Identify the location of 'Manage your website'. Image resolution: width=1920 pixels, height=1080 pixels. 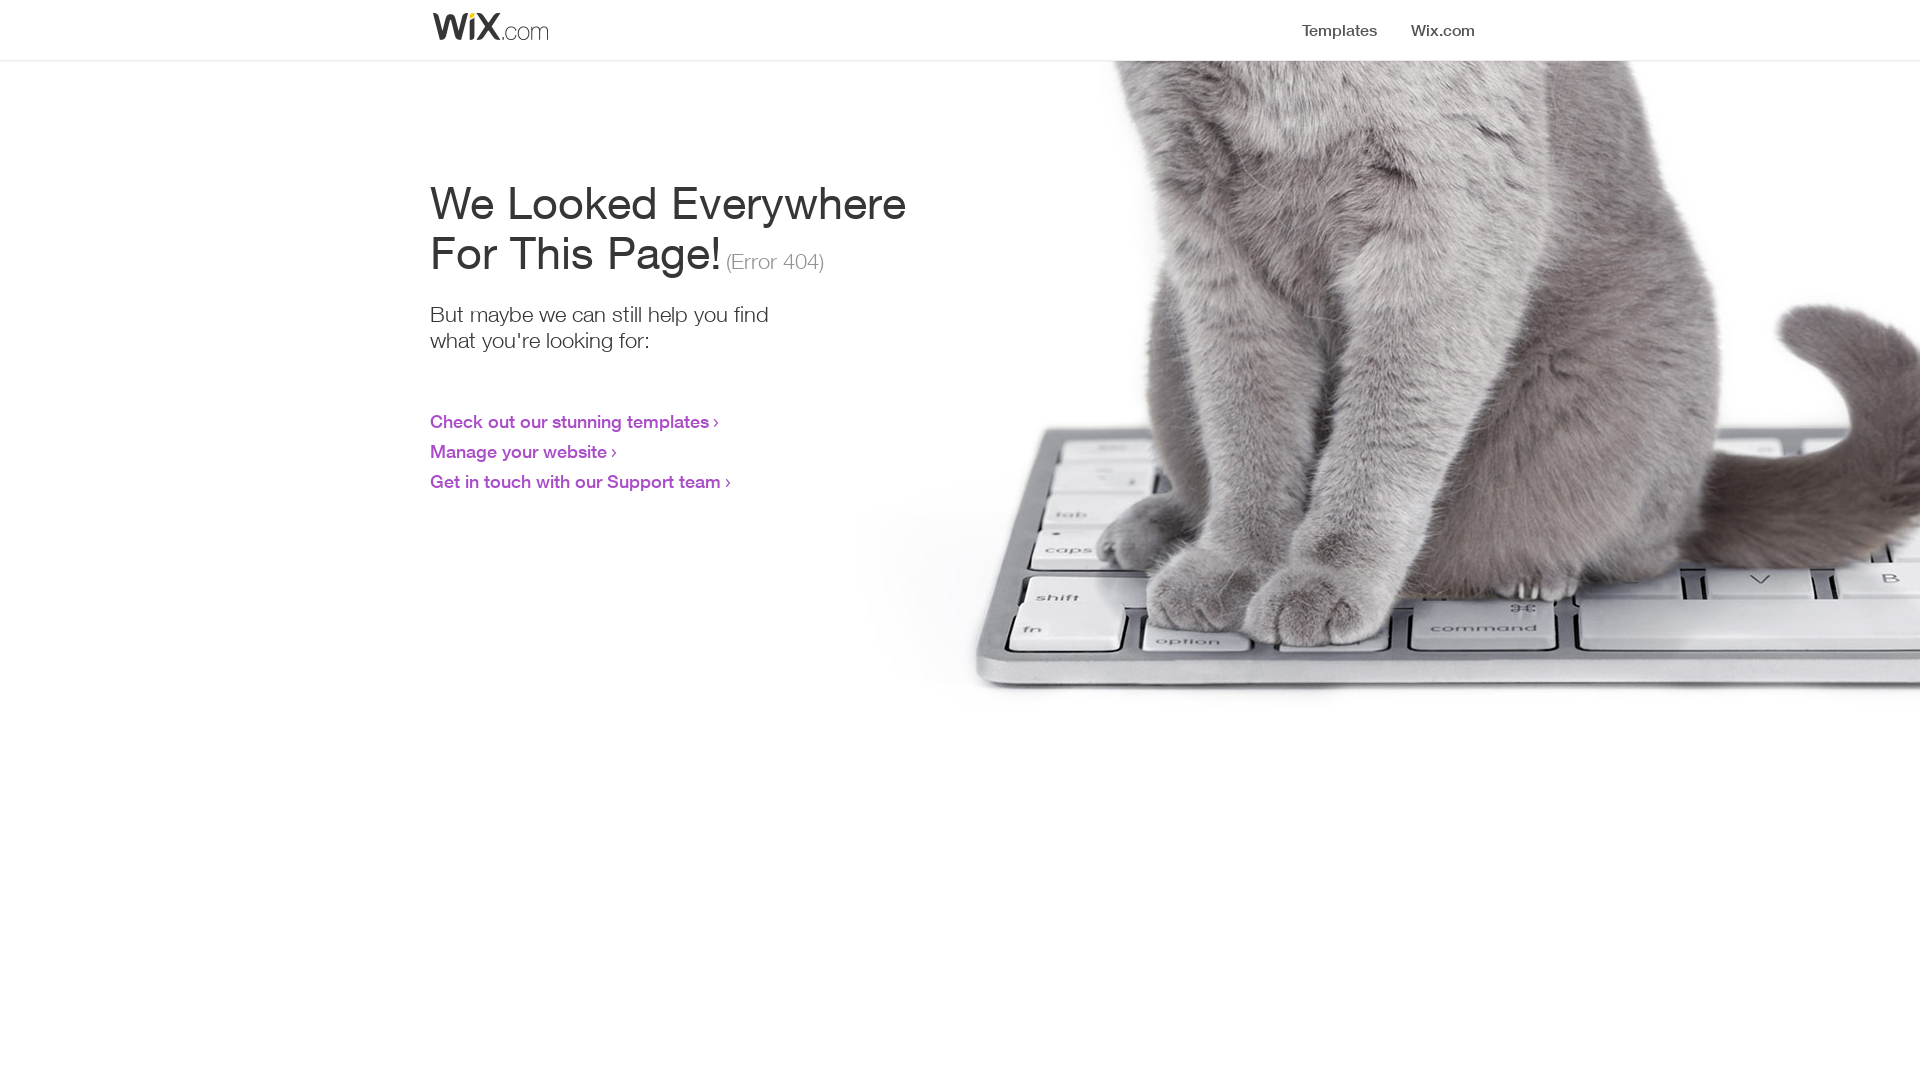
(518, 451).